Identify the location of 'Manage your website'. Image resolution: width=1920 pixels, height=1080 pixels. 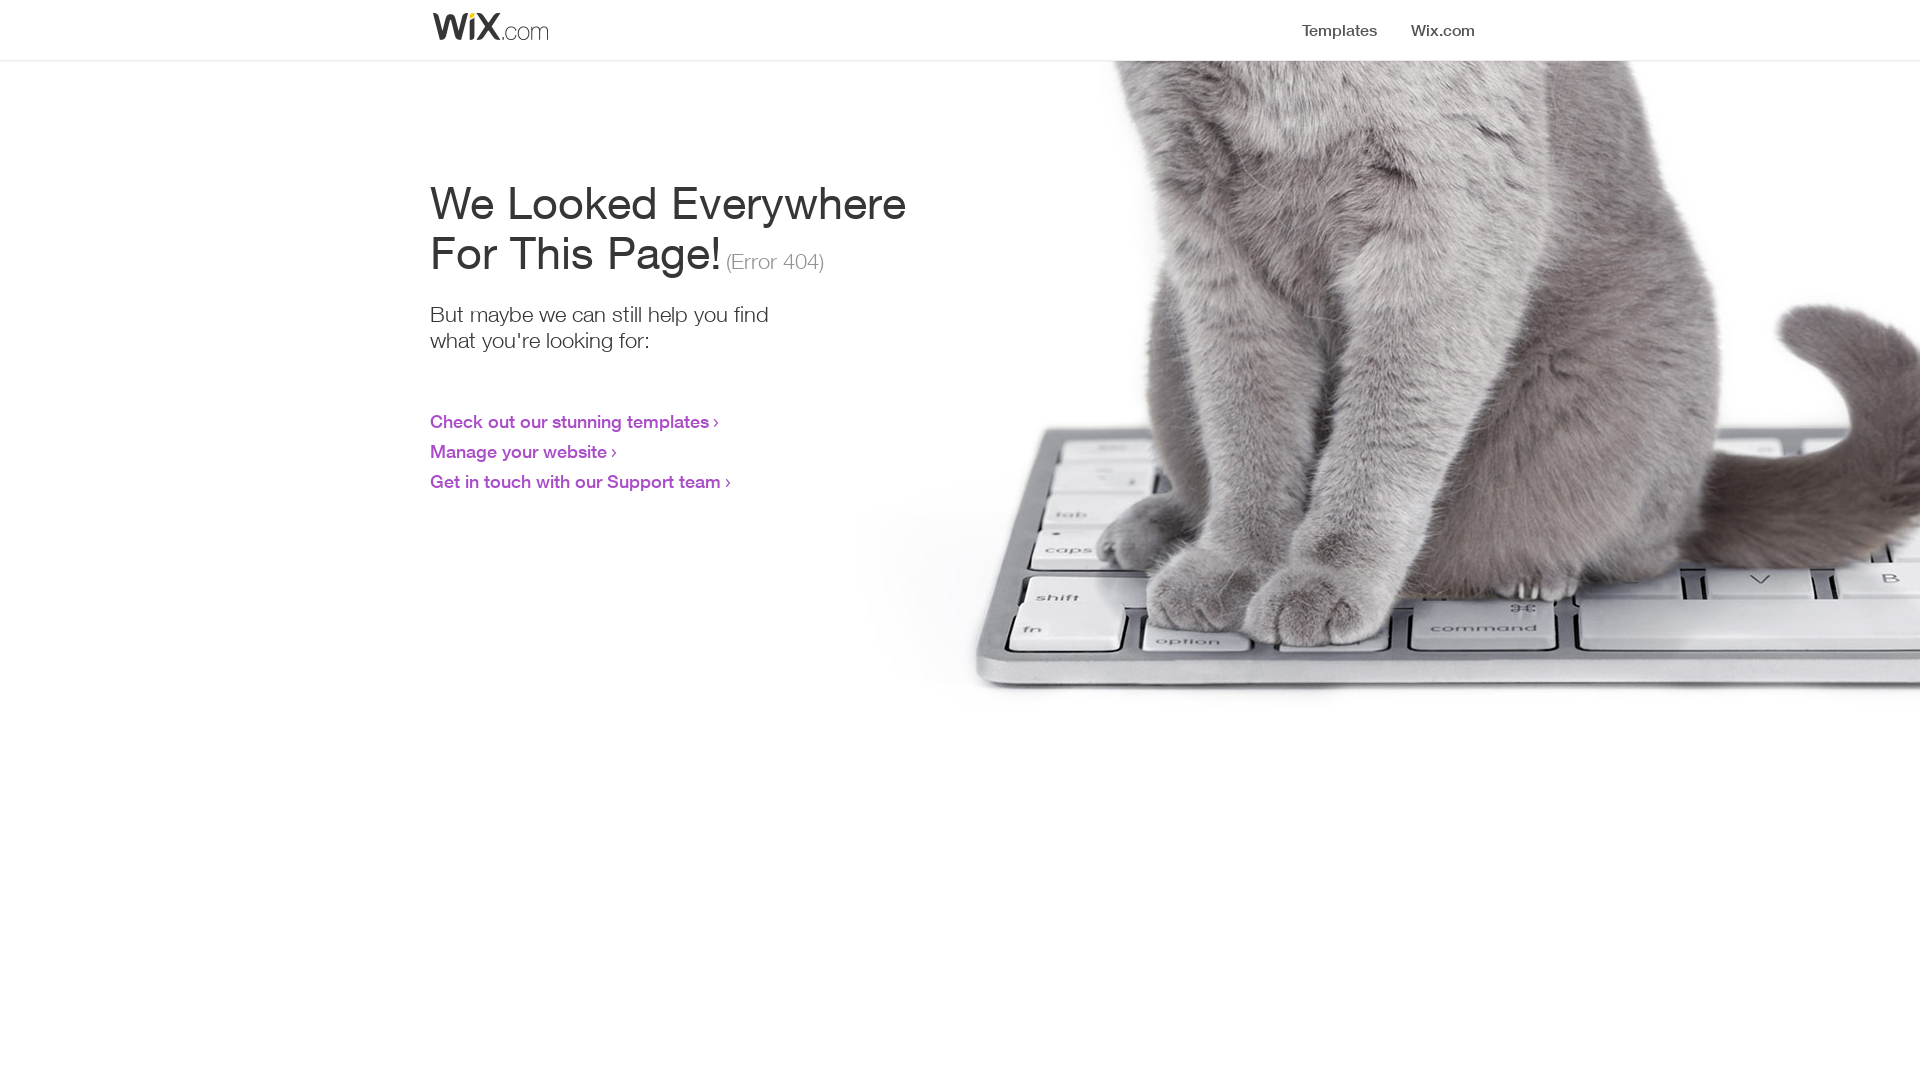
(518, 451).